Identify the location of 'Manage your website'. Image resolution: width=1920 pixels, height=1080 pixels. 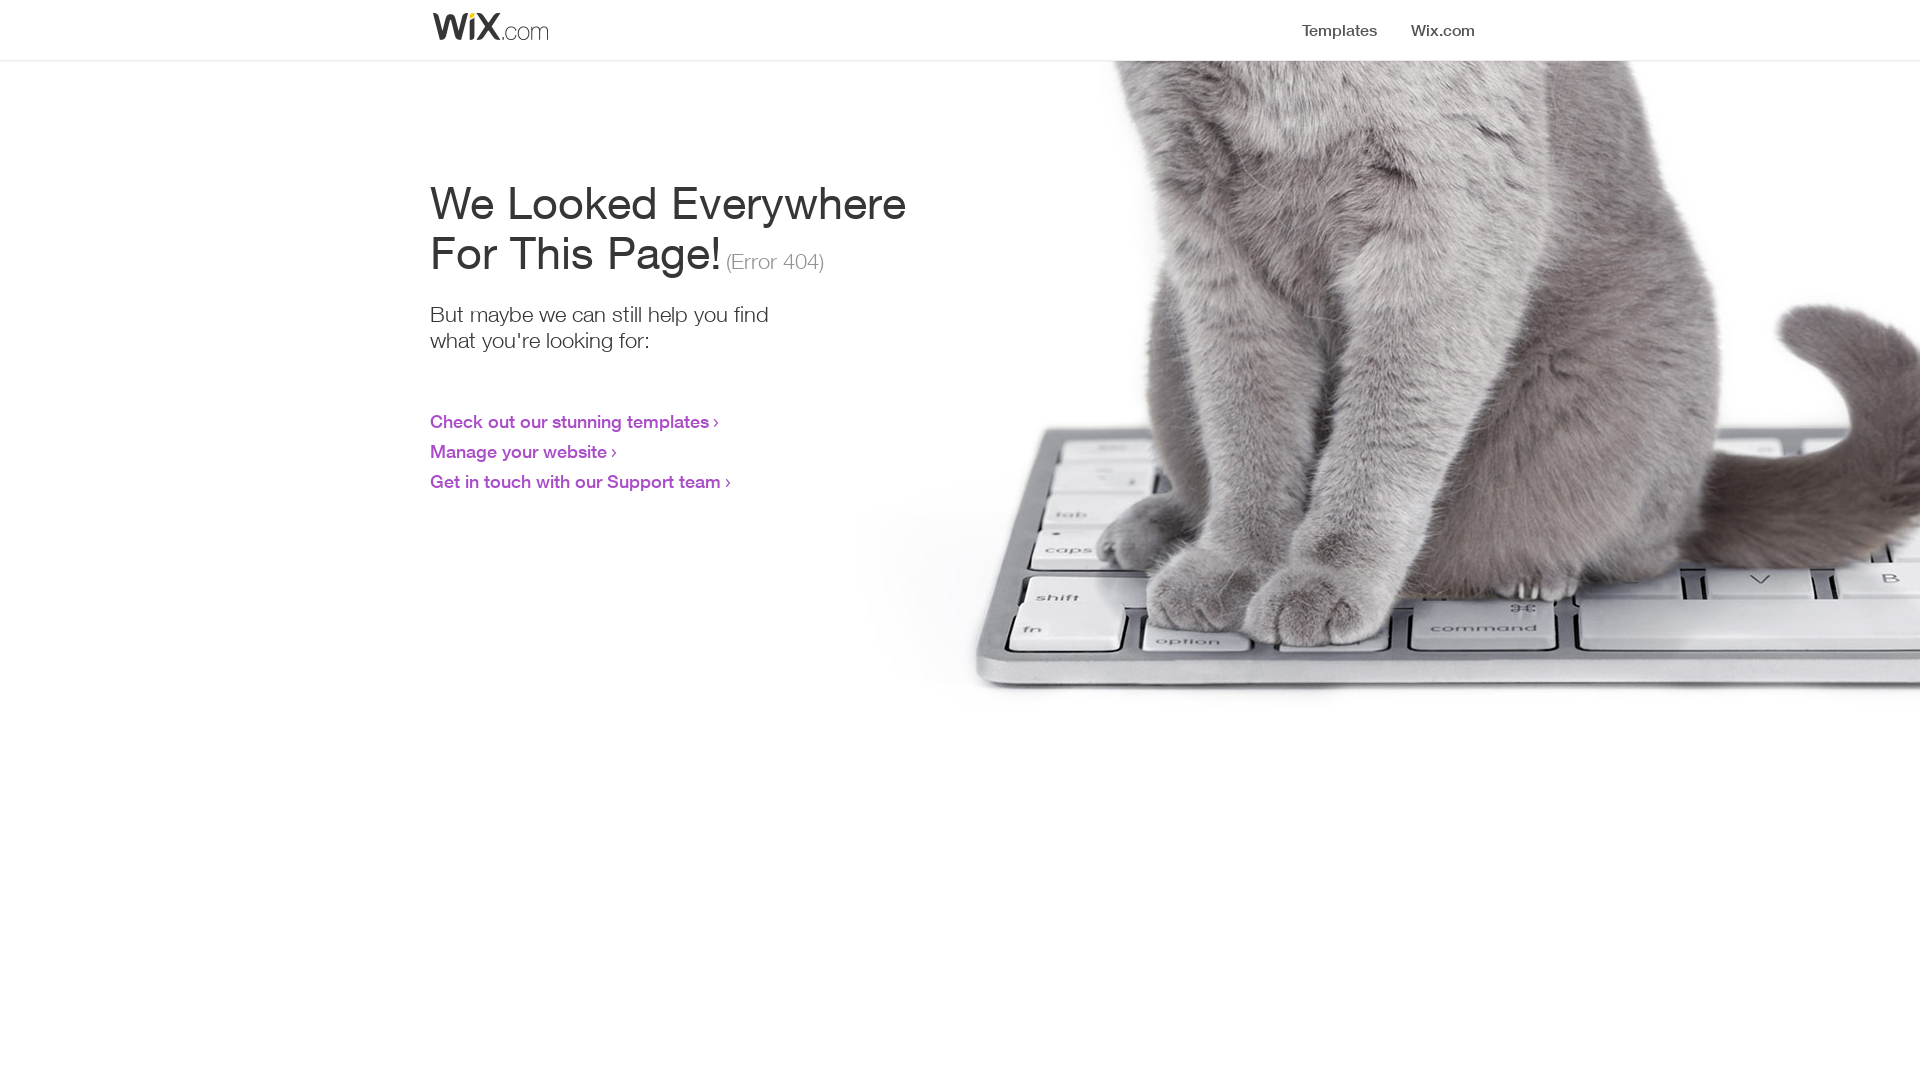
(518, 451).